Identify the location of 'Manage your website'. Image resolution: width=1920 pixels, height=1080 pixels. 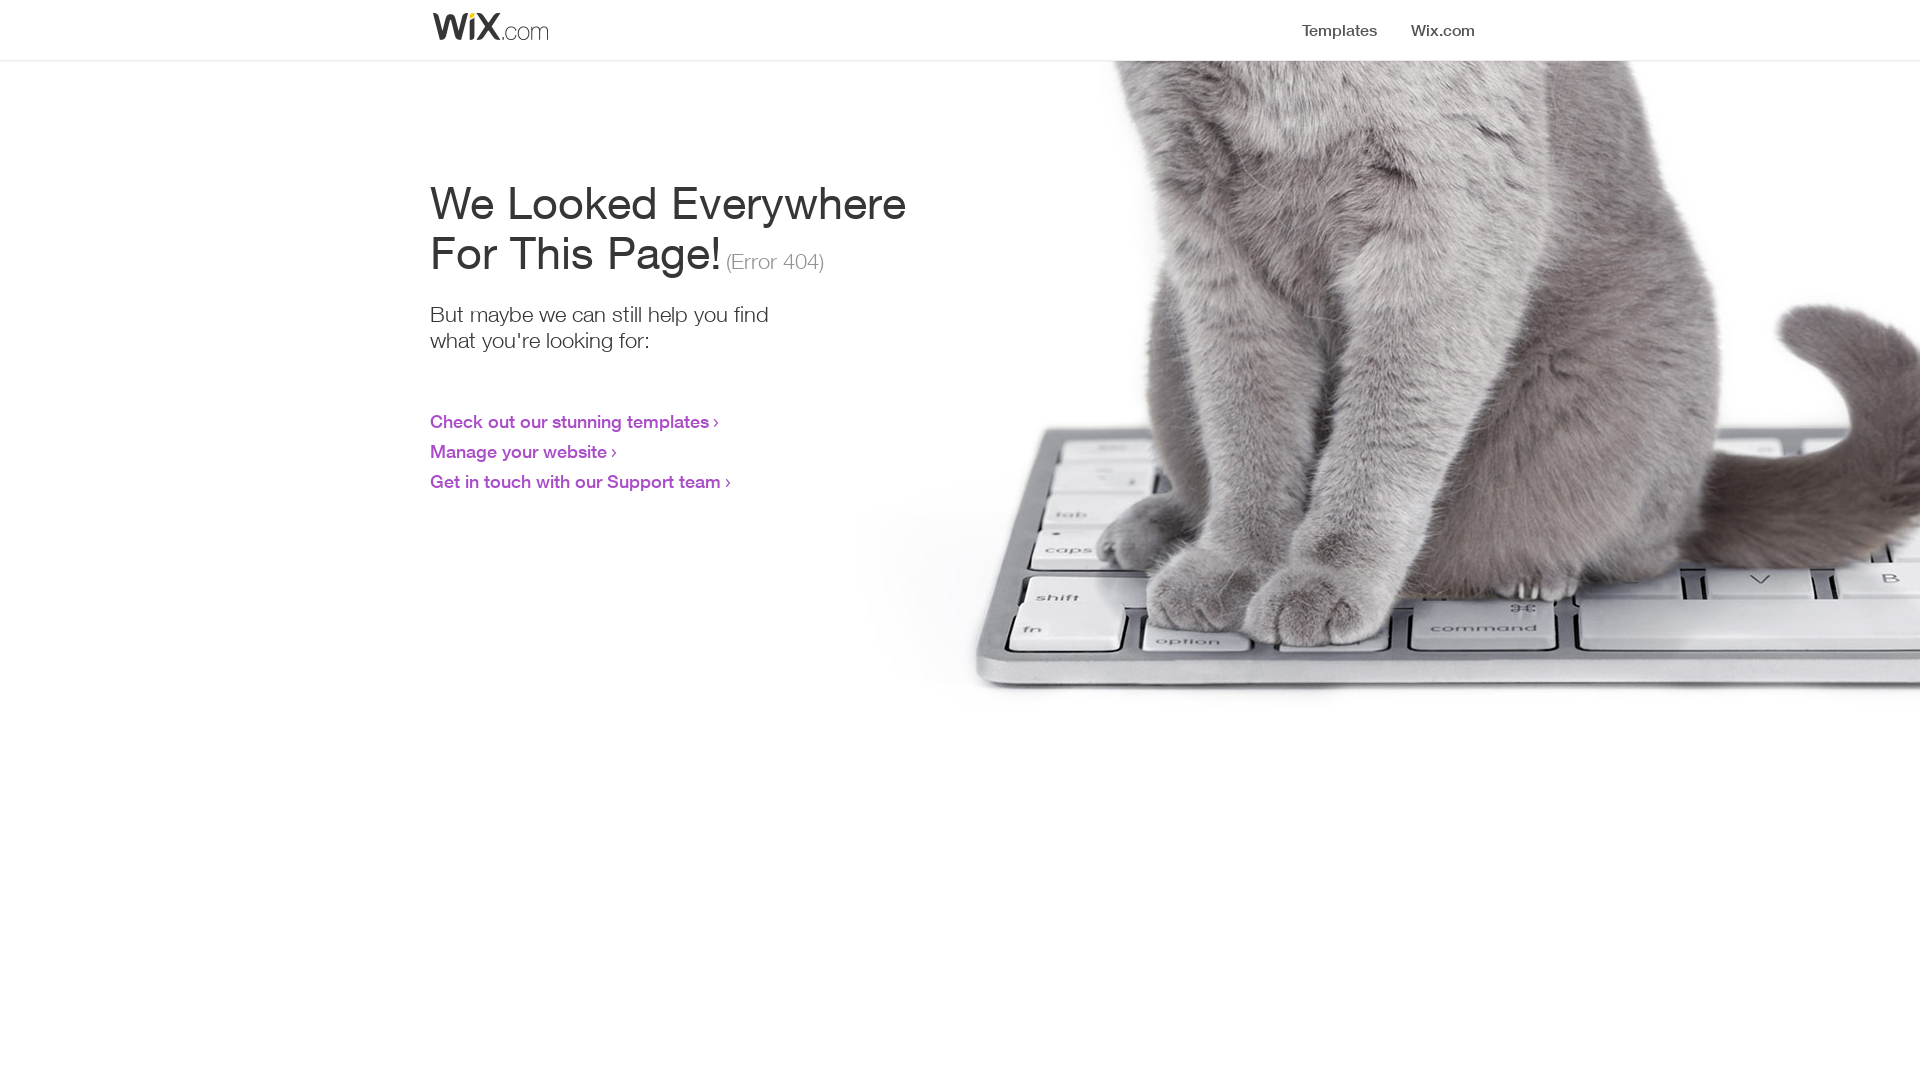
(518, 451).